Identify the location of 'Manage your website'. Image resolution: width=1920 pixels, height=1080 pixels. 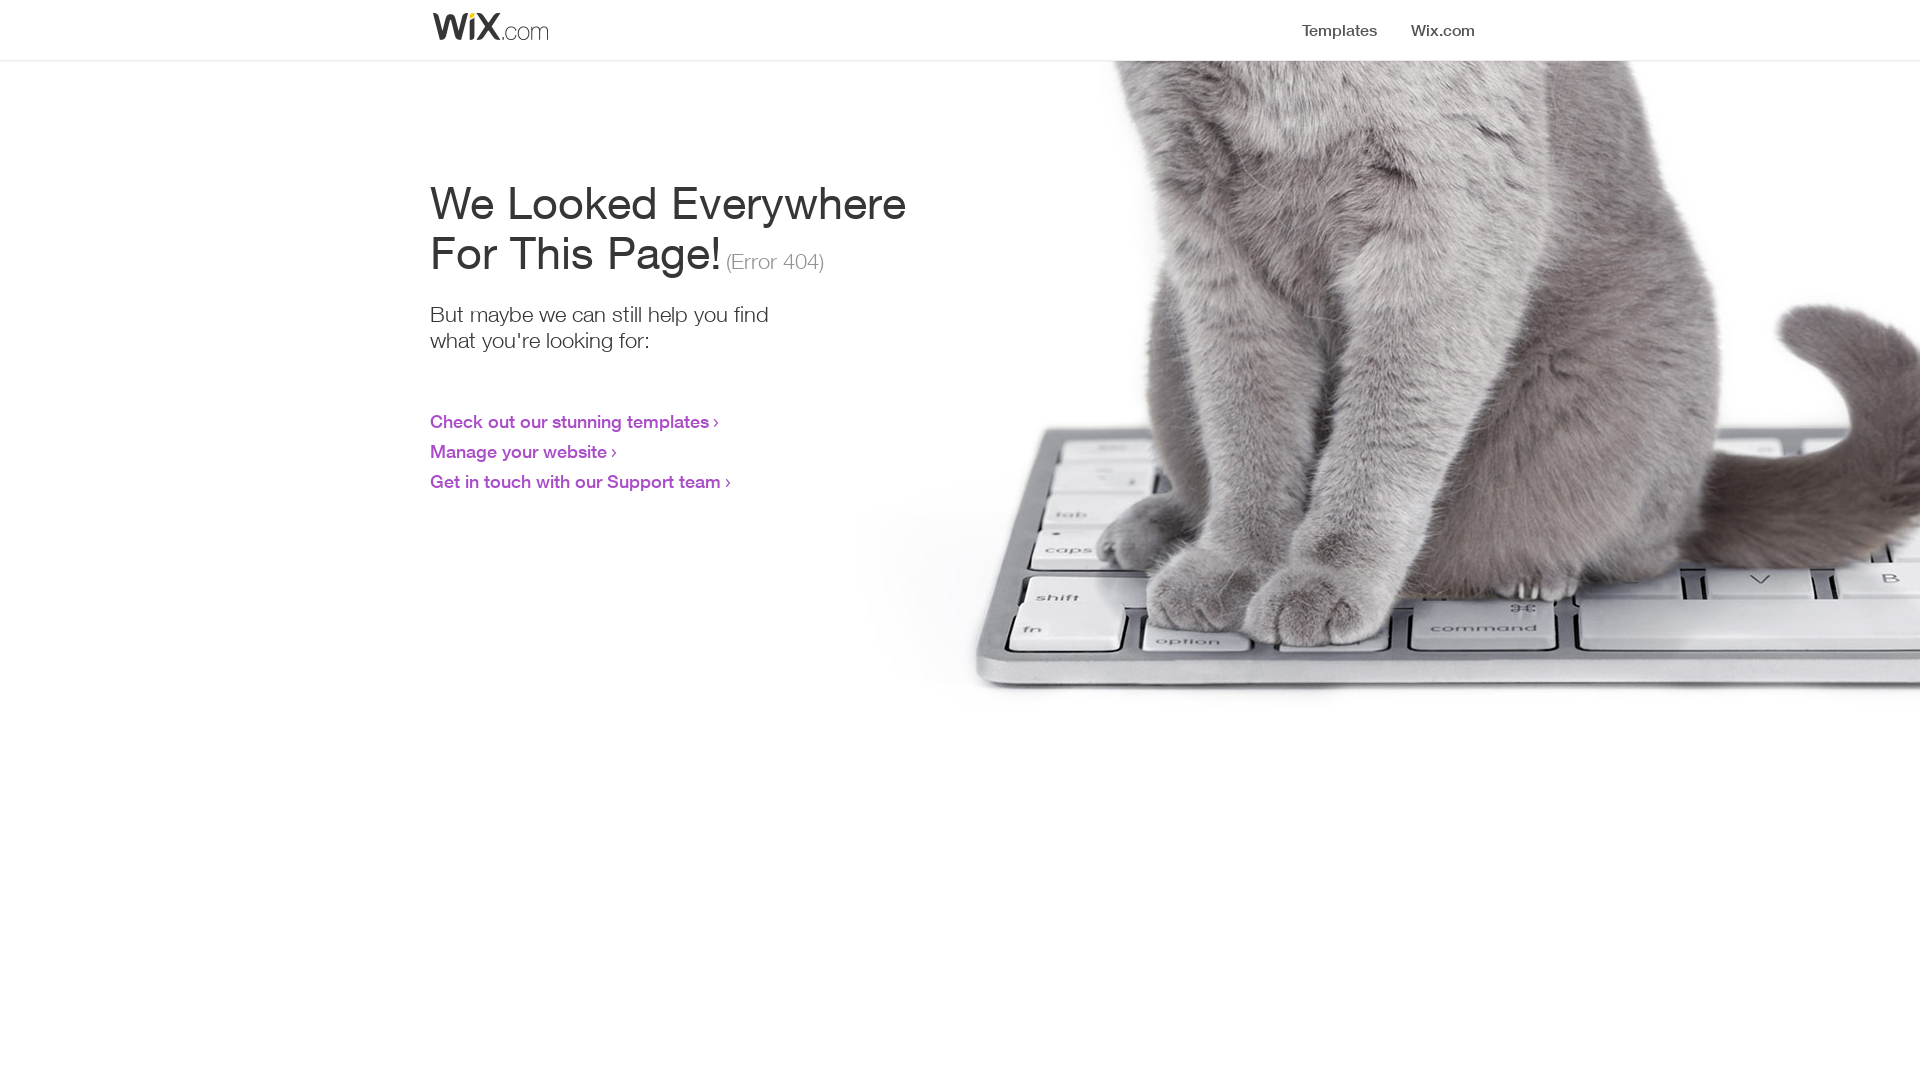
(518, 451).